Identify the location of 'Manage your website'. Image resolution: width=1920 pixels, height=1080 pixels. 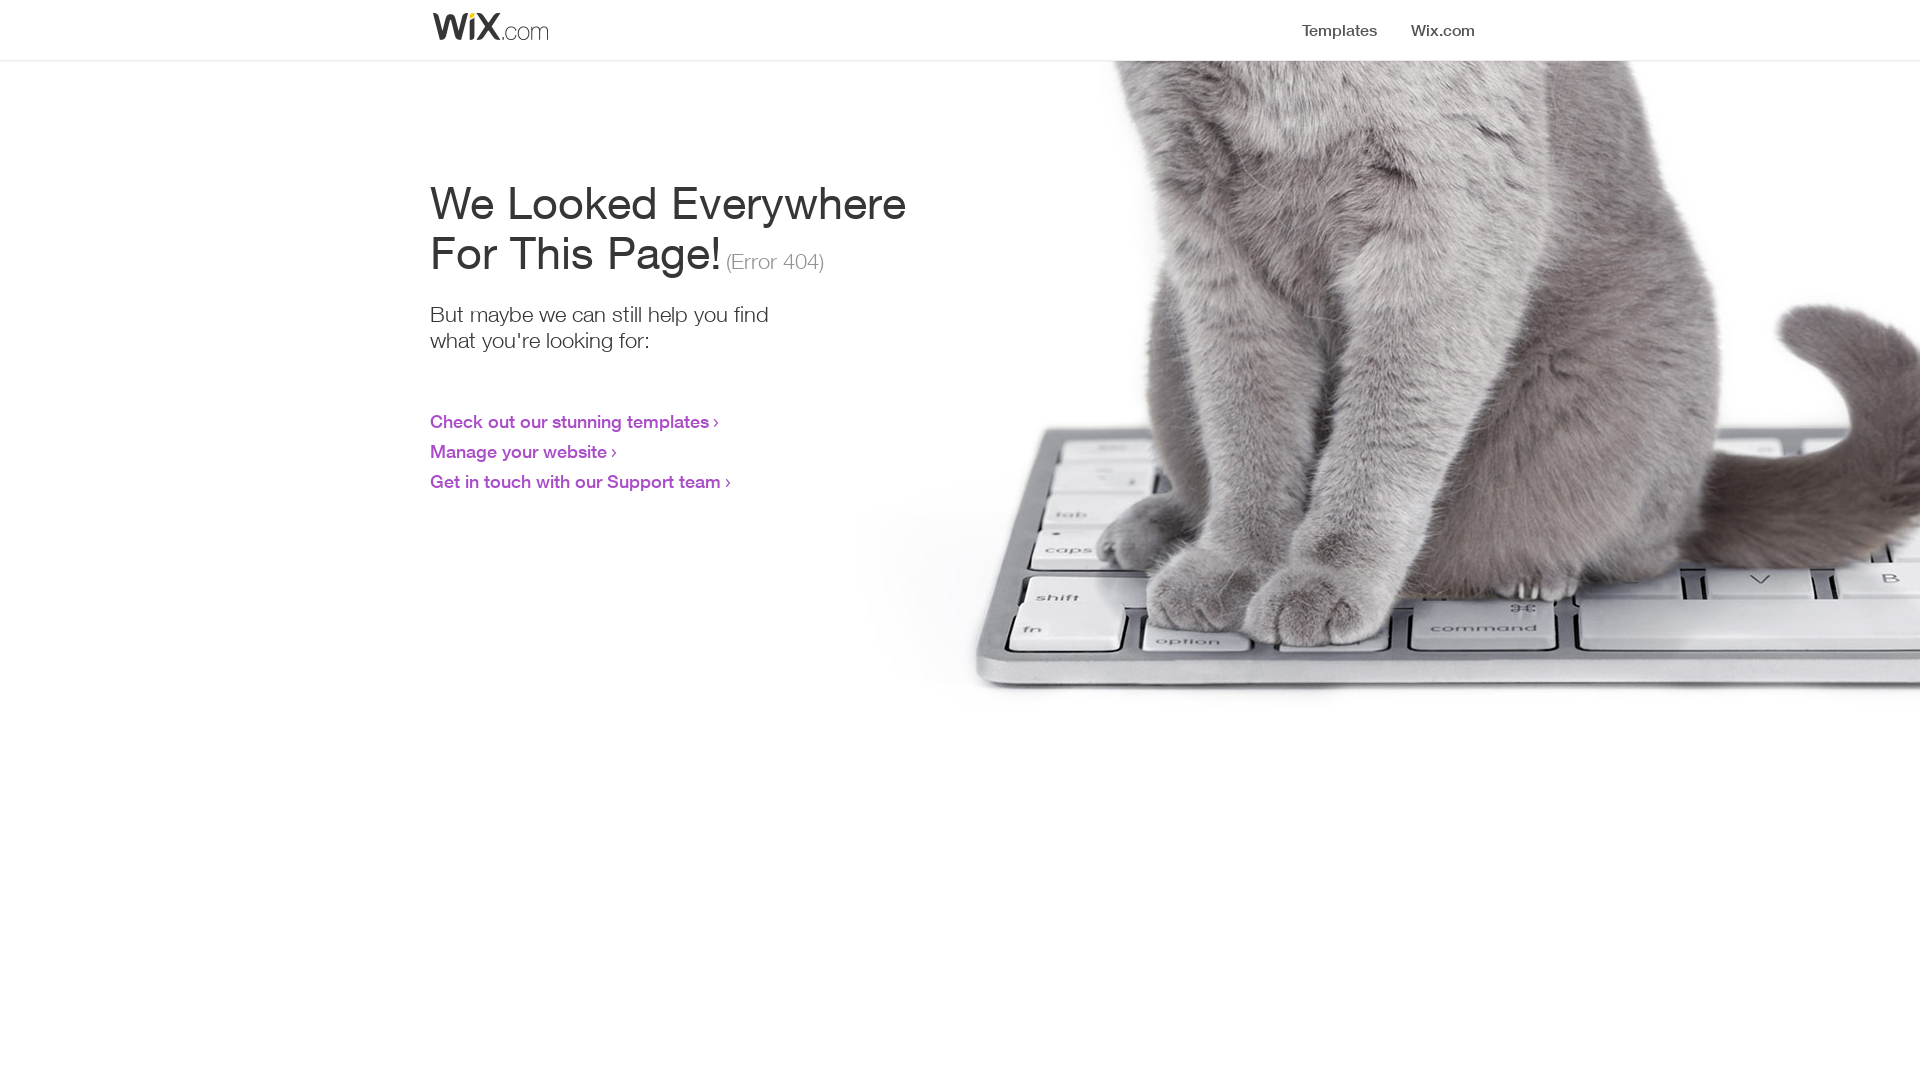
(518, 451).